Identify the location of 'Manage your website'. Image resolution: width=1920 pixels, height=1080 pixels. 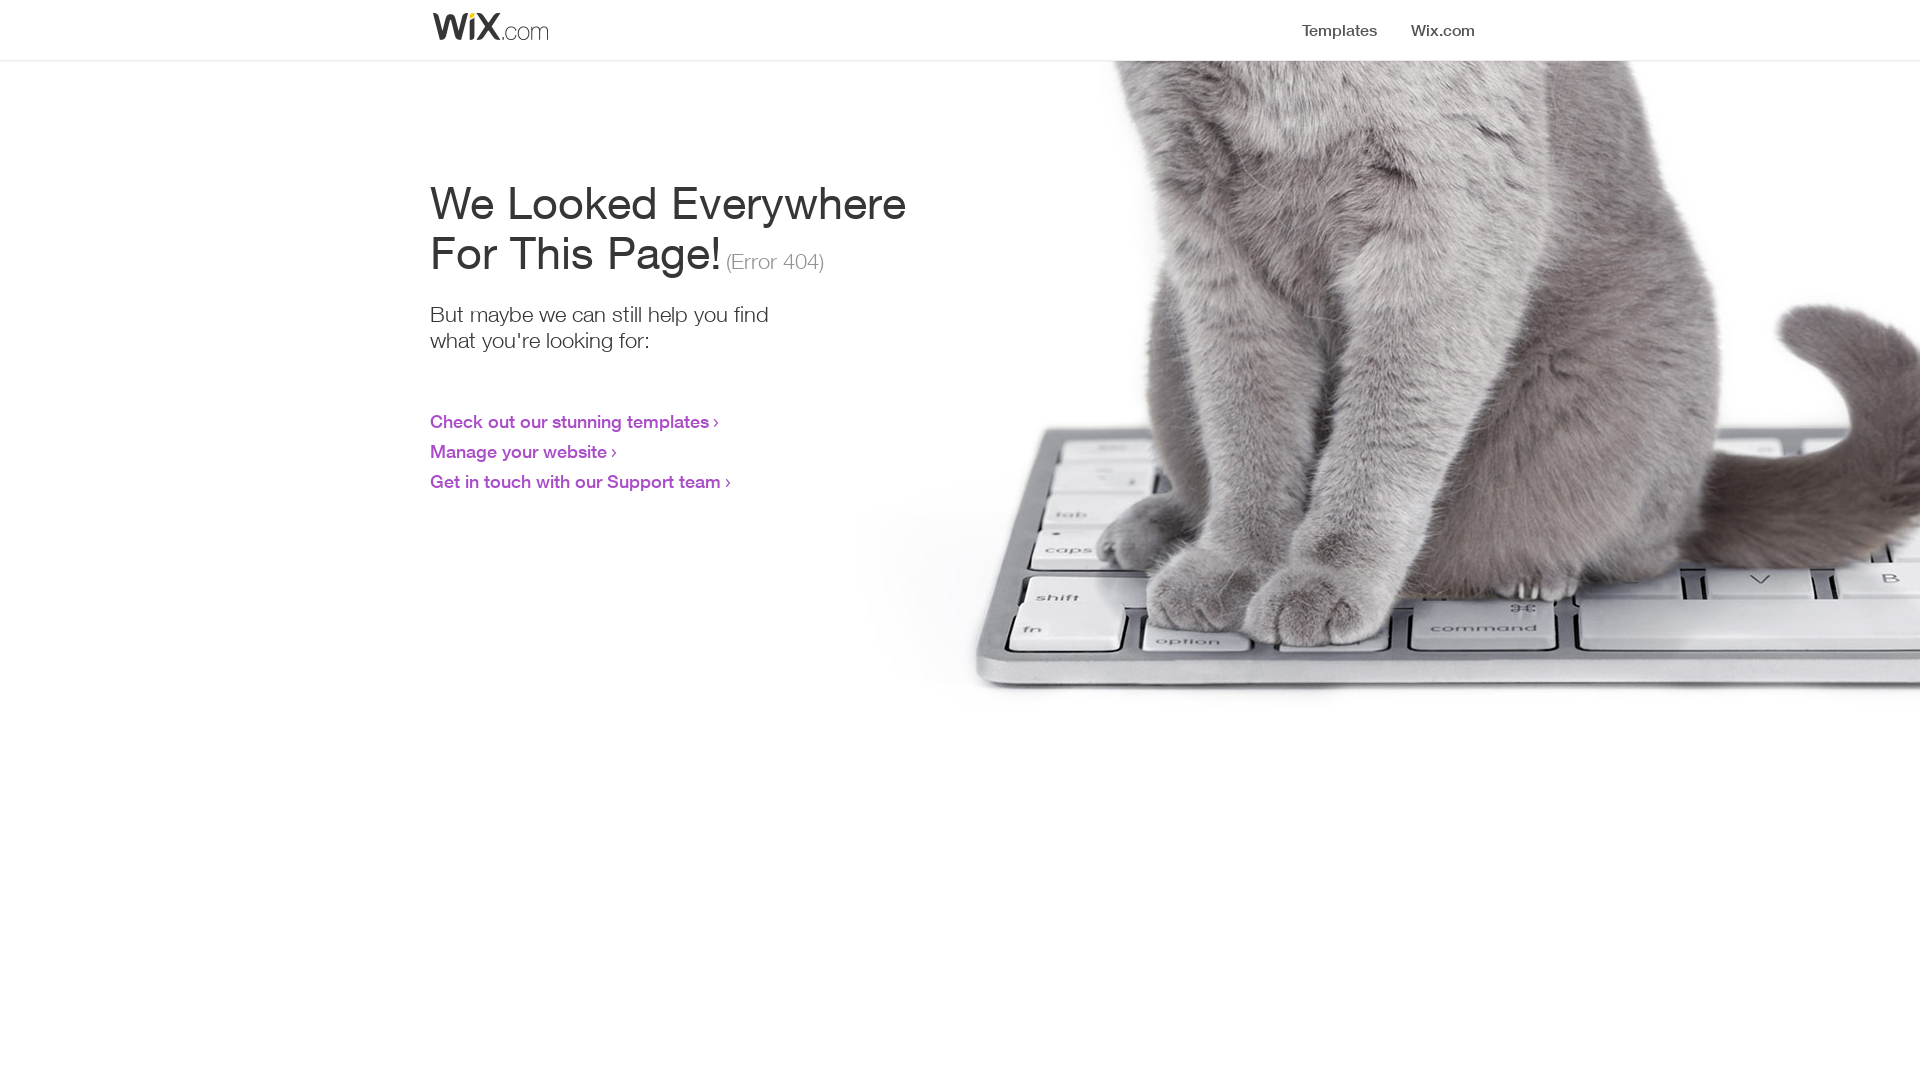
(518, 451).